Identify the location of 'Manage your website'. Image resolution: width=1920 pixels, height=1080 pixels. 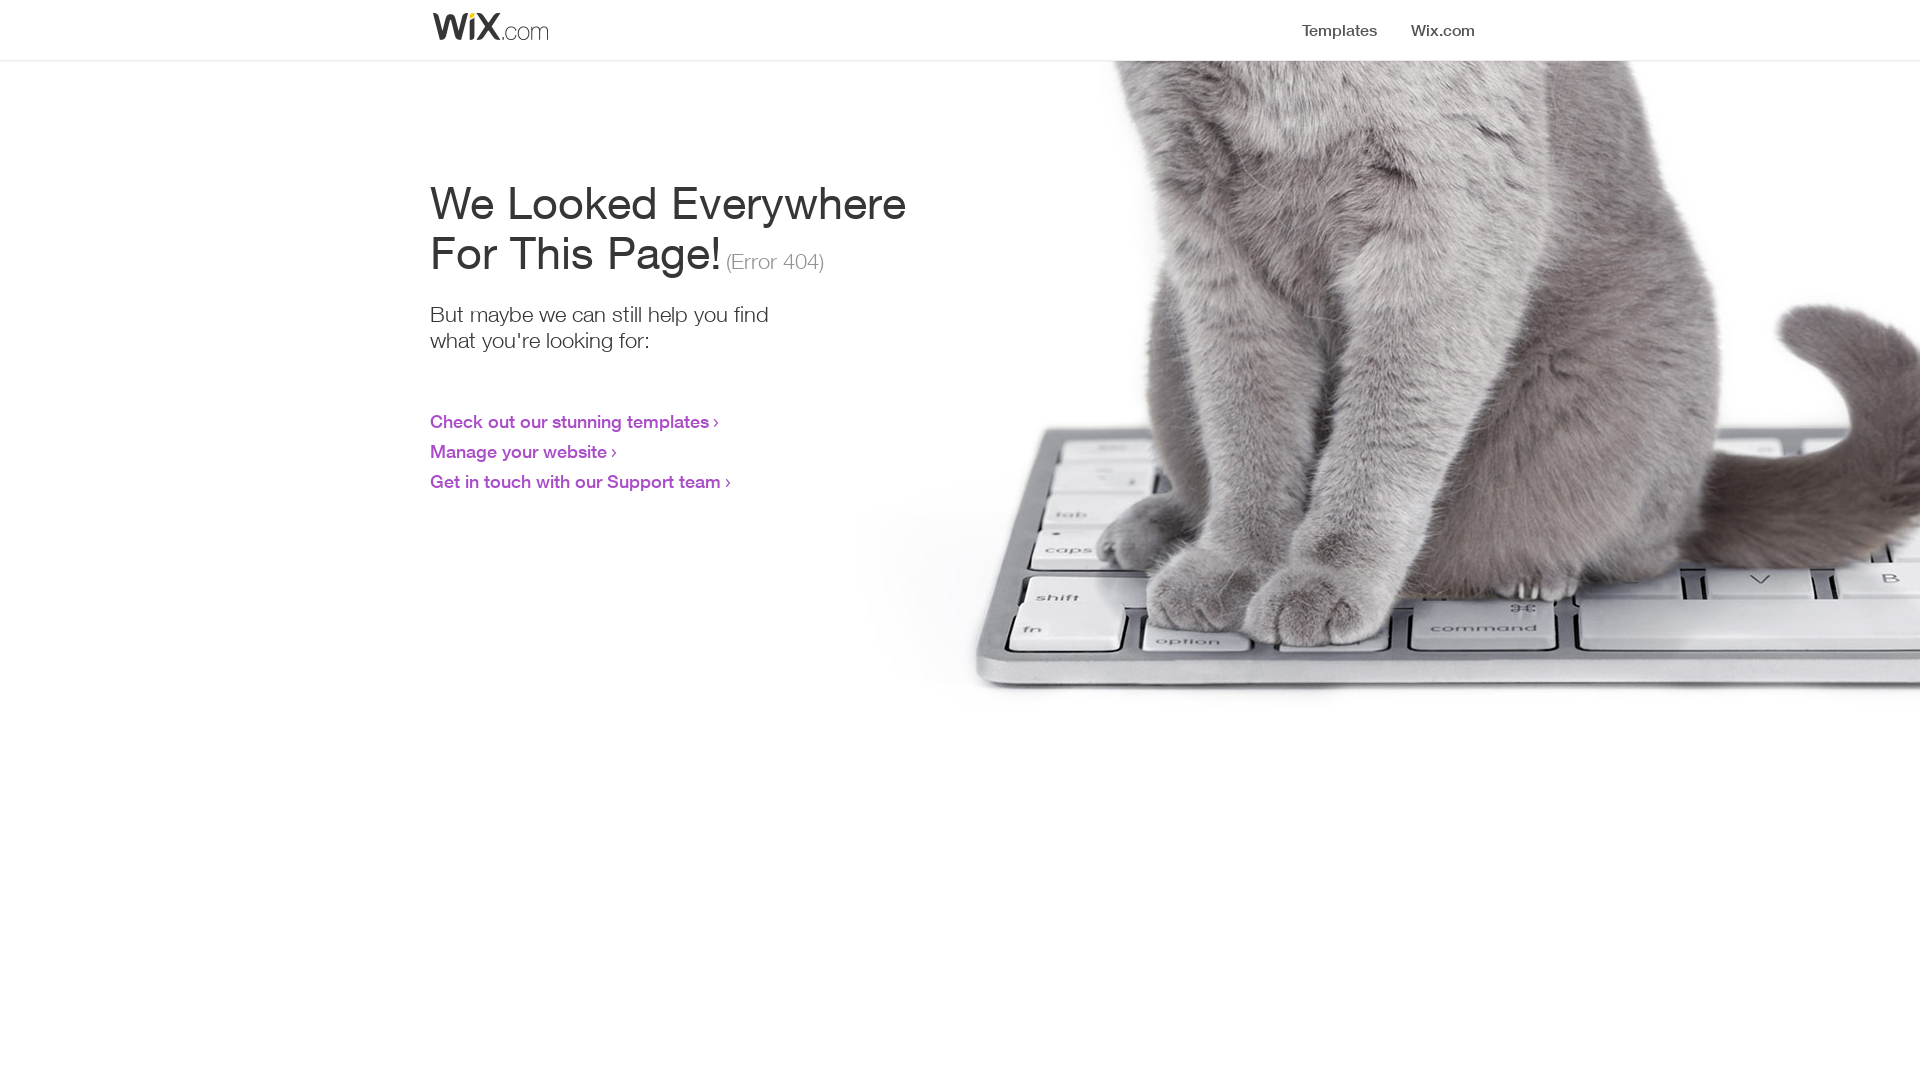
(518, 451).